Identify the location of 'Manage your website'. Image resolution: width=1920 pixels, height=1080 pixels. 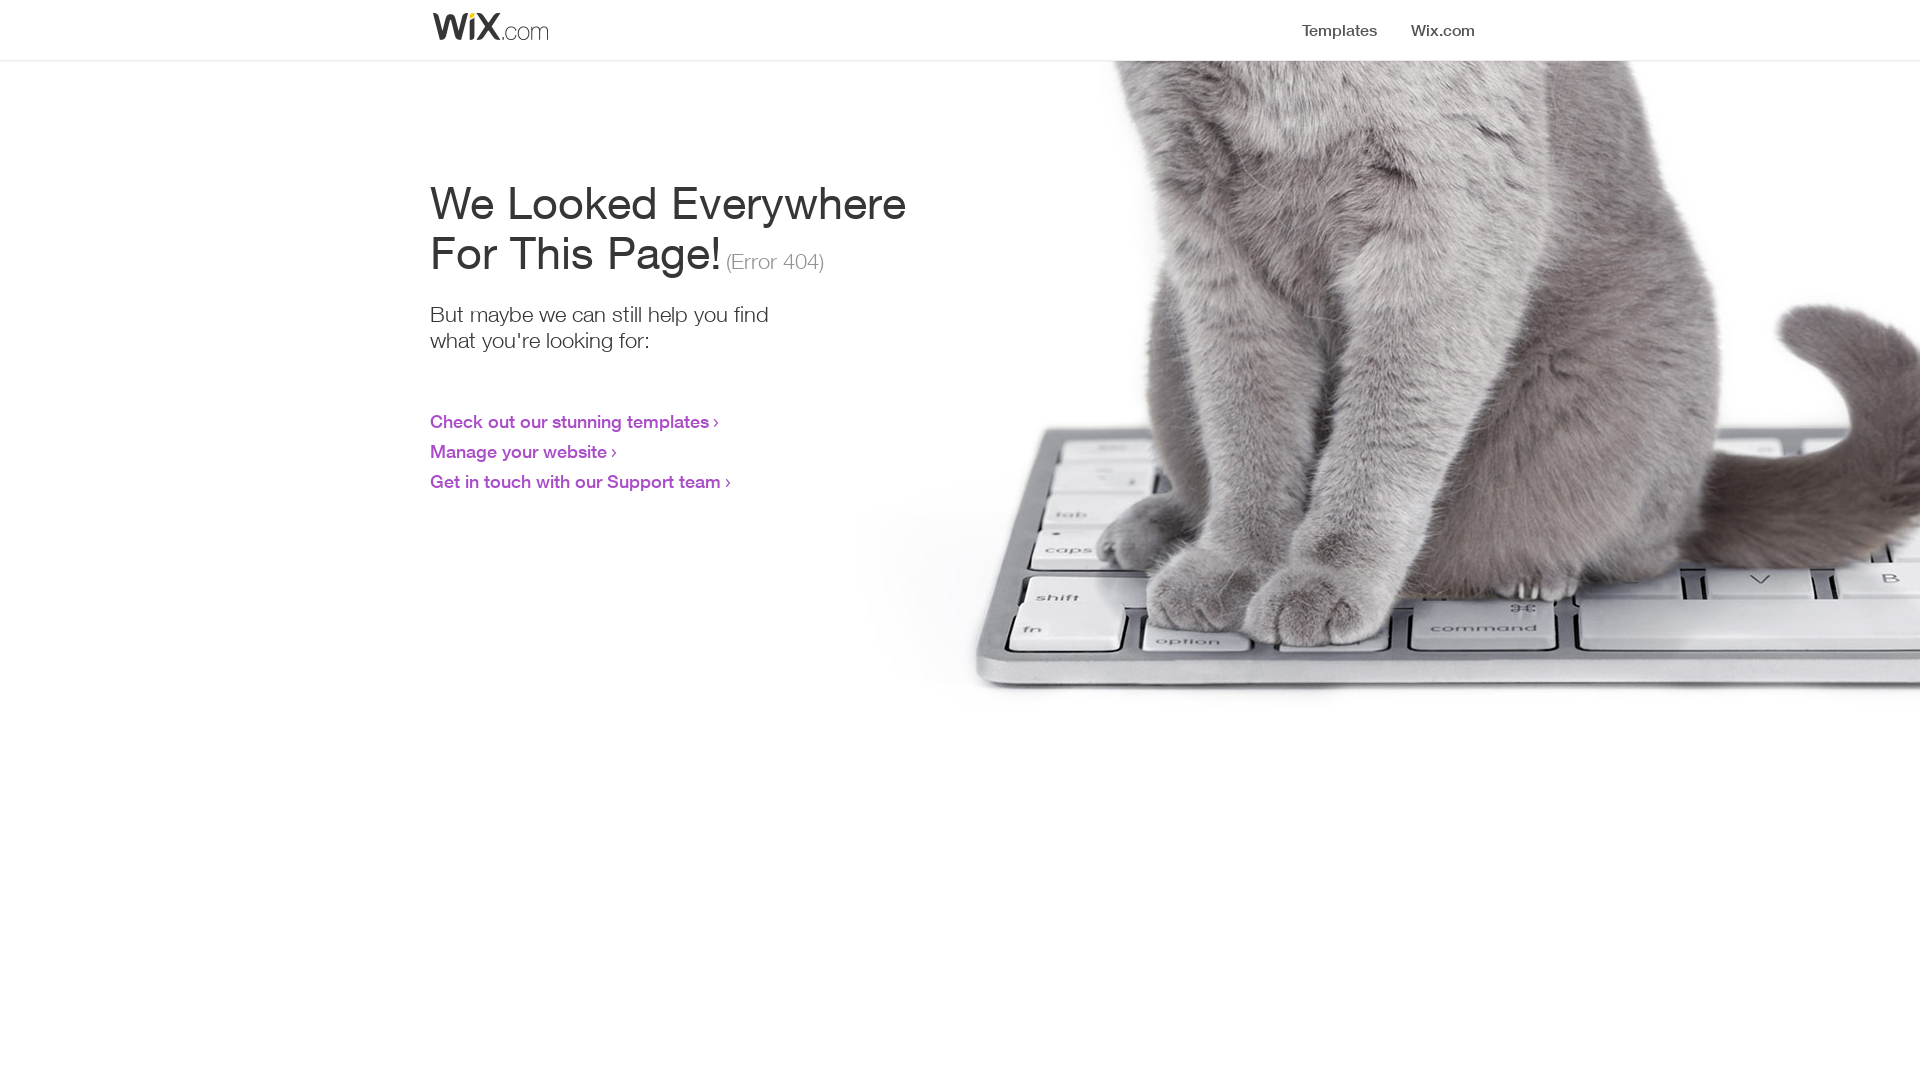
(518, 451).